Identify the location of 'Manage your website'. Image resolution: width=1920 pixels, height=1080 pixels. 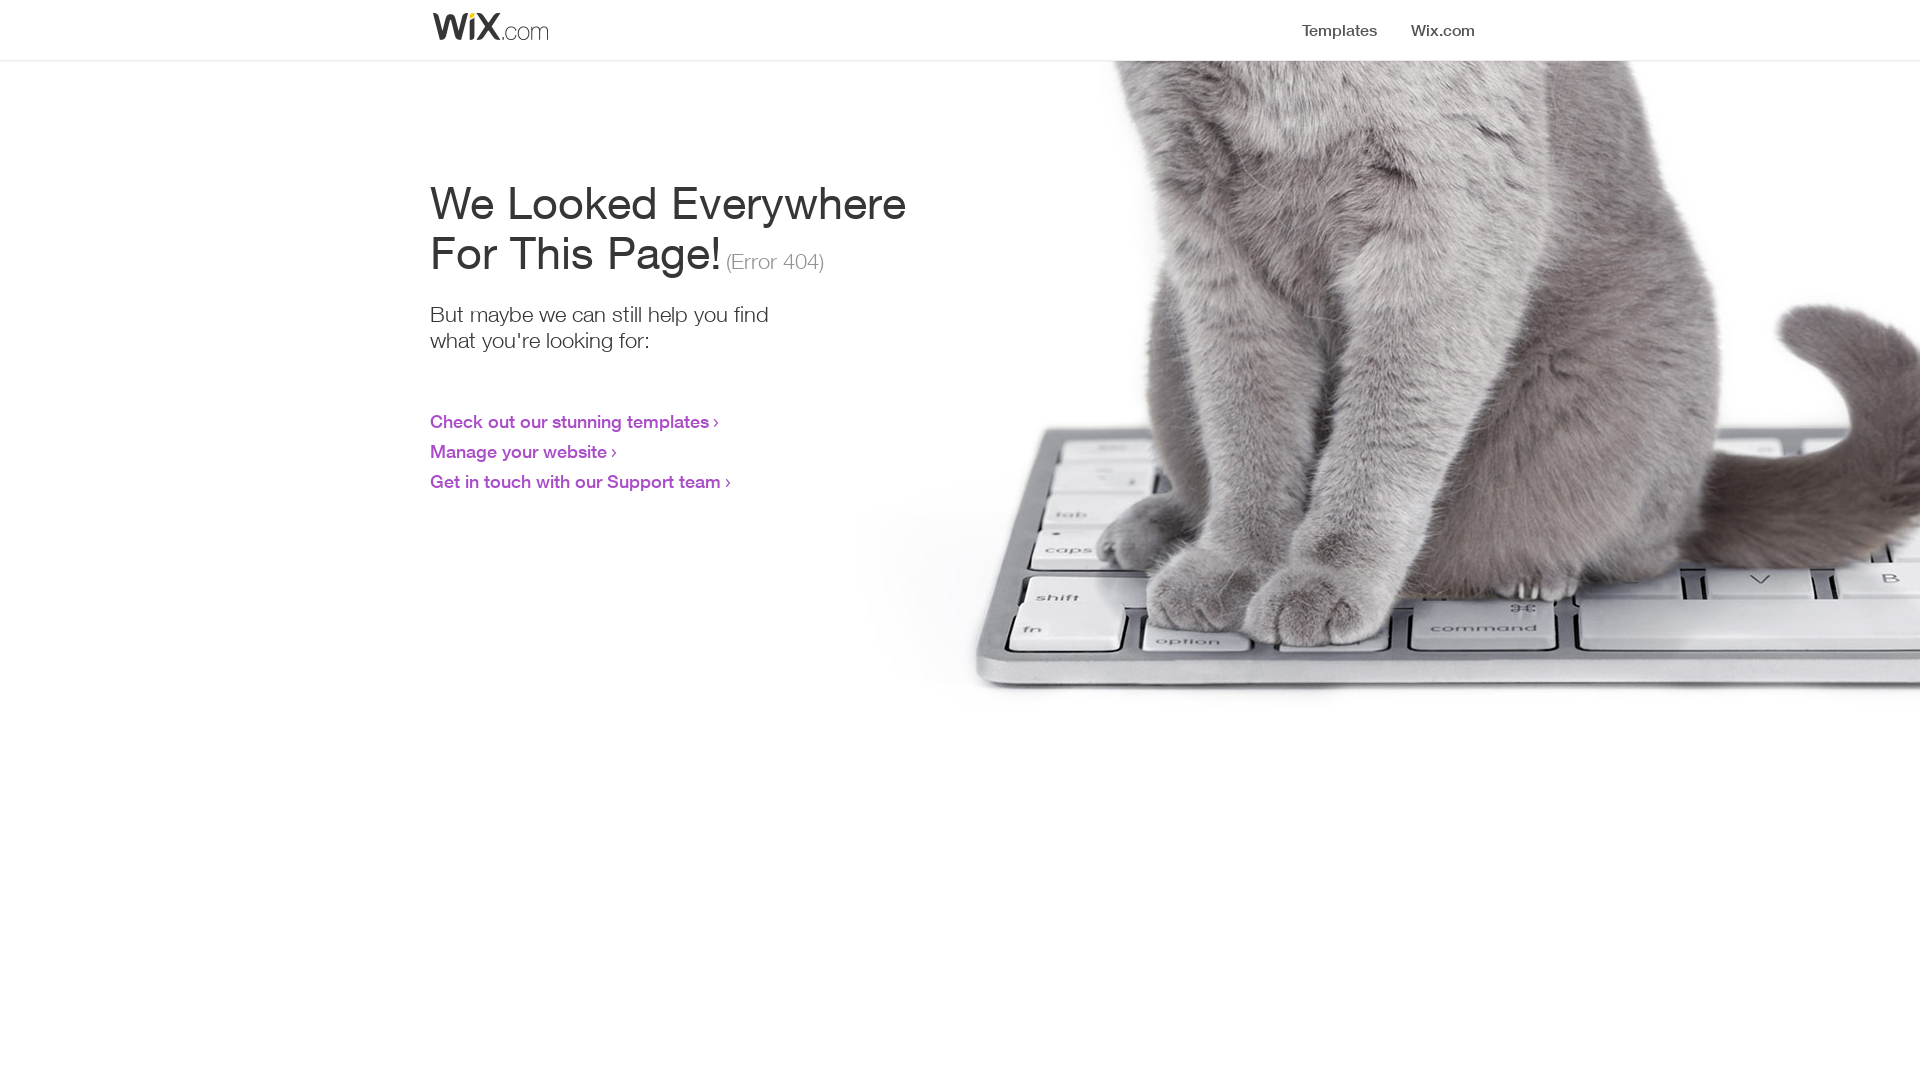
(518, 451).